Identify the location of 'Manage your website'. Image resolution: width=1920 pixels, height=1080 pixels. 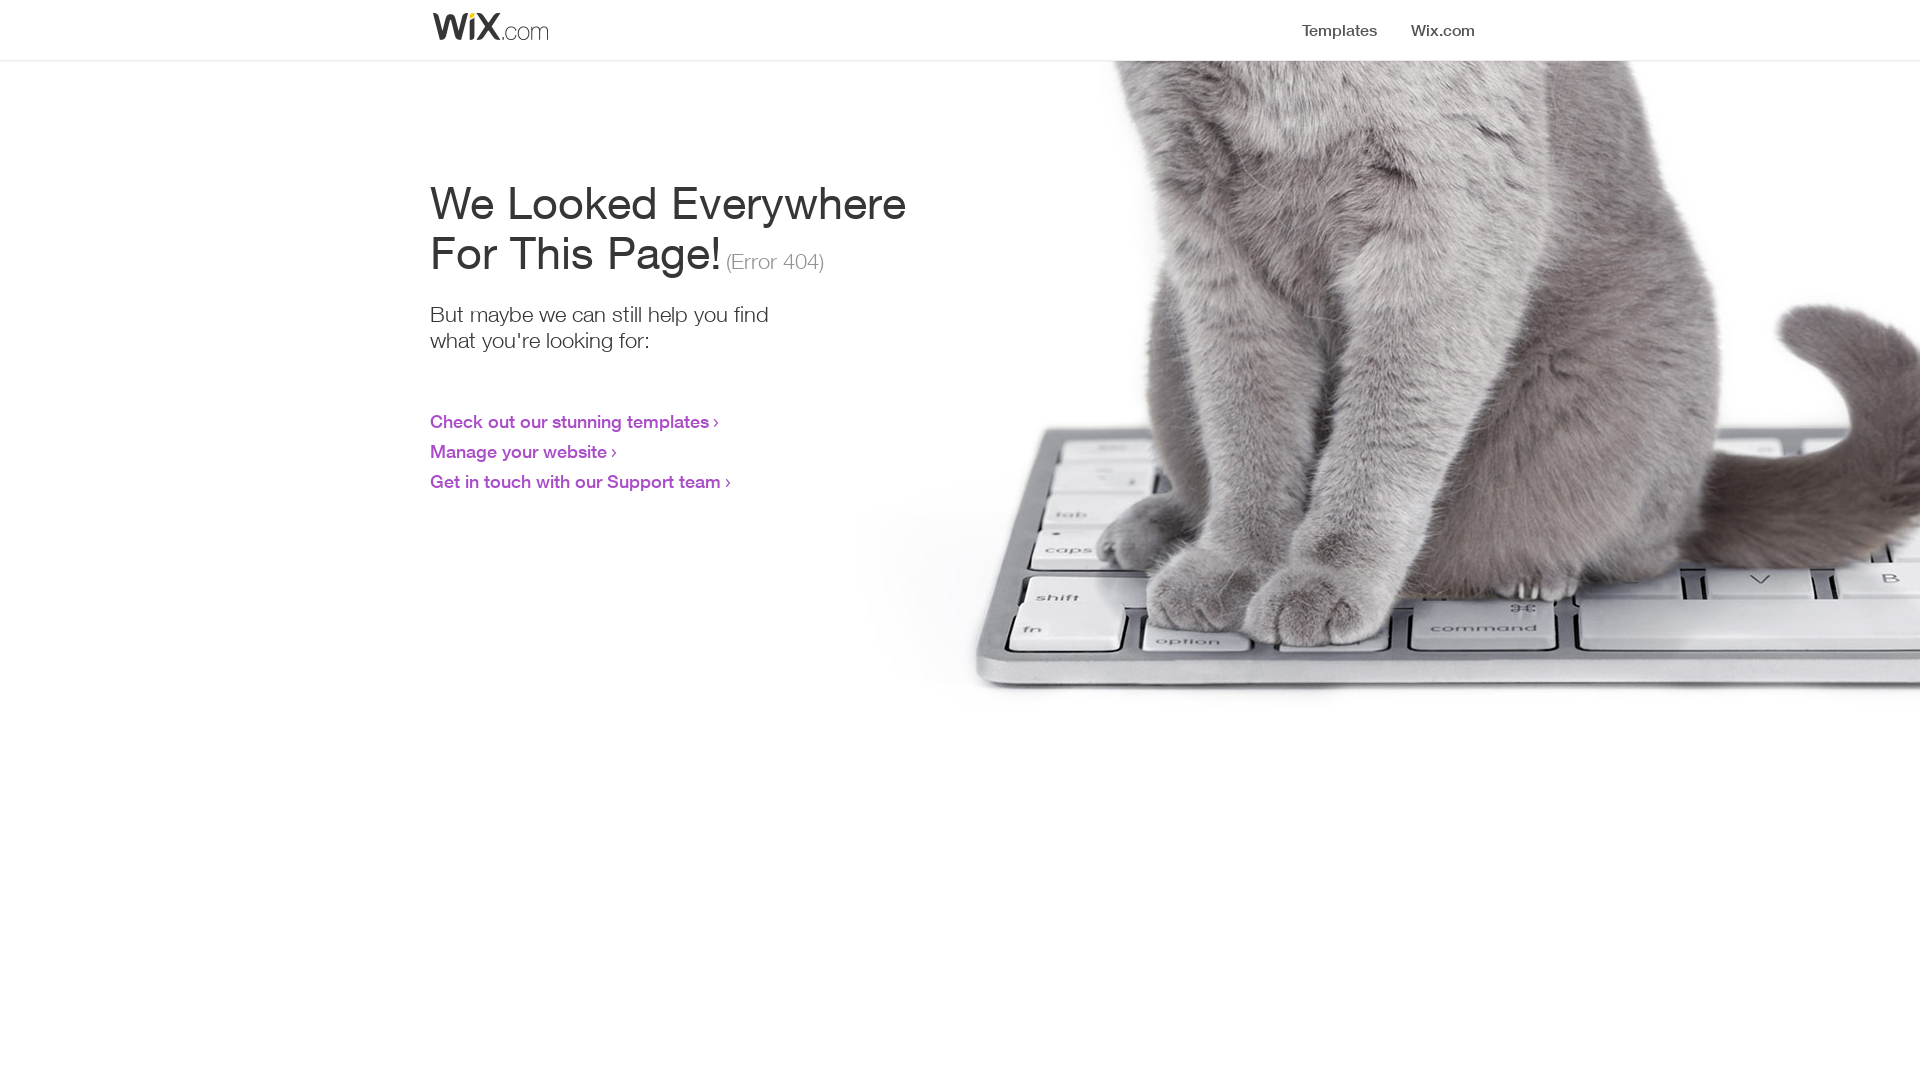
(518, 451).